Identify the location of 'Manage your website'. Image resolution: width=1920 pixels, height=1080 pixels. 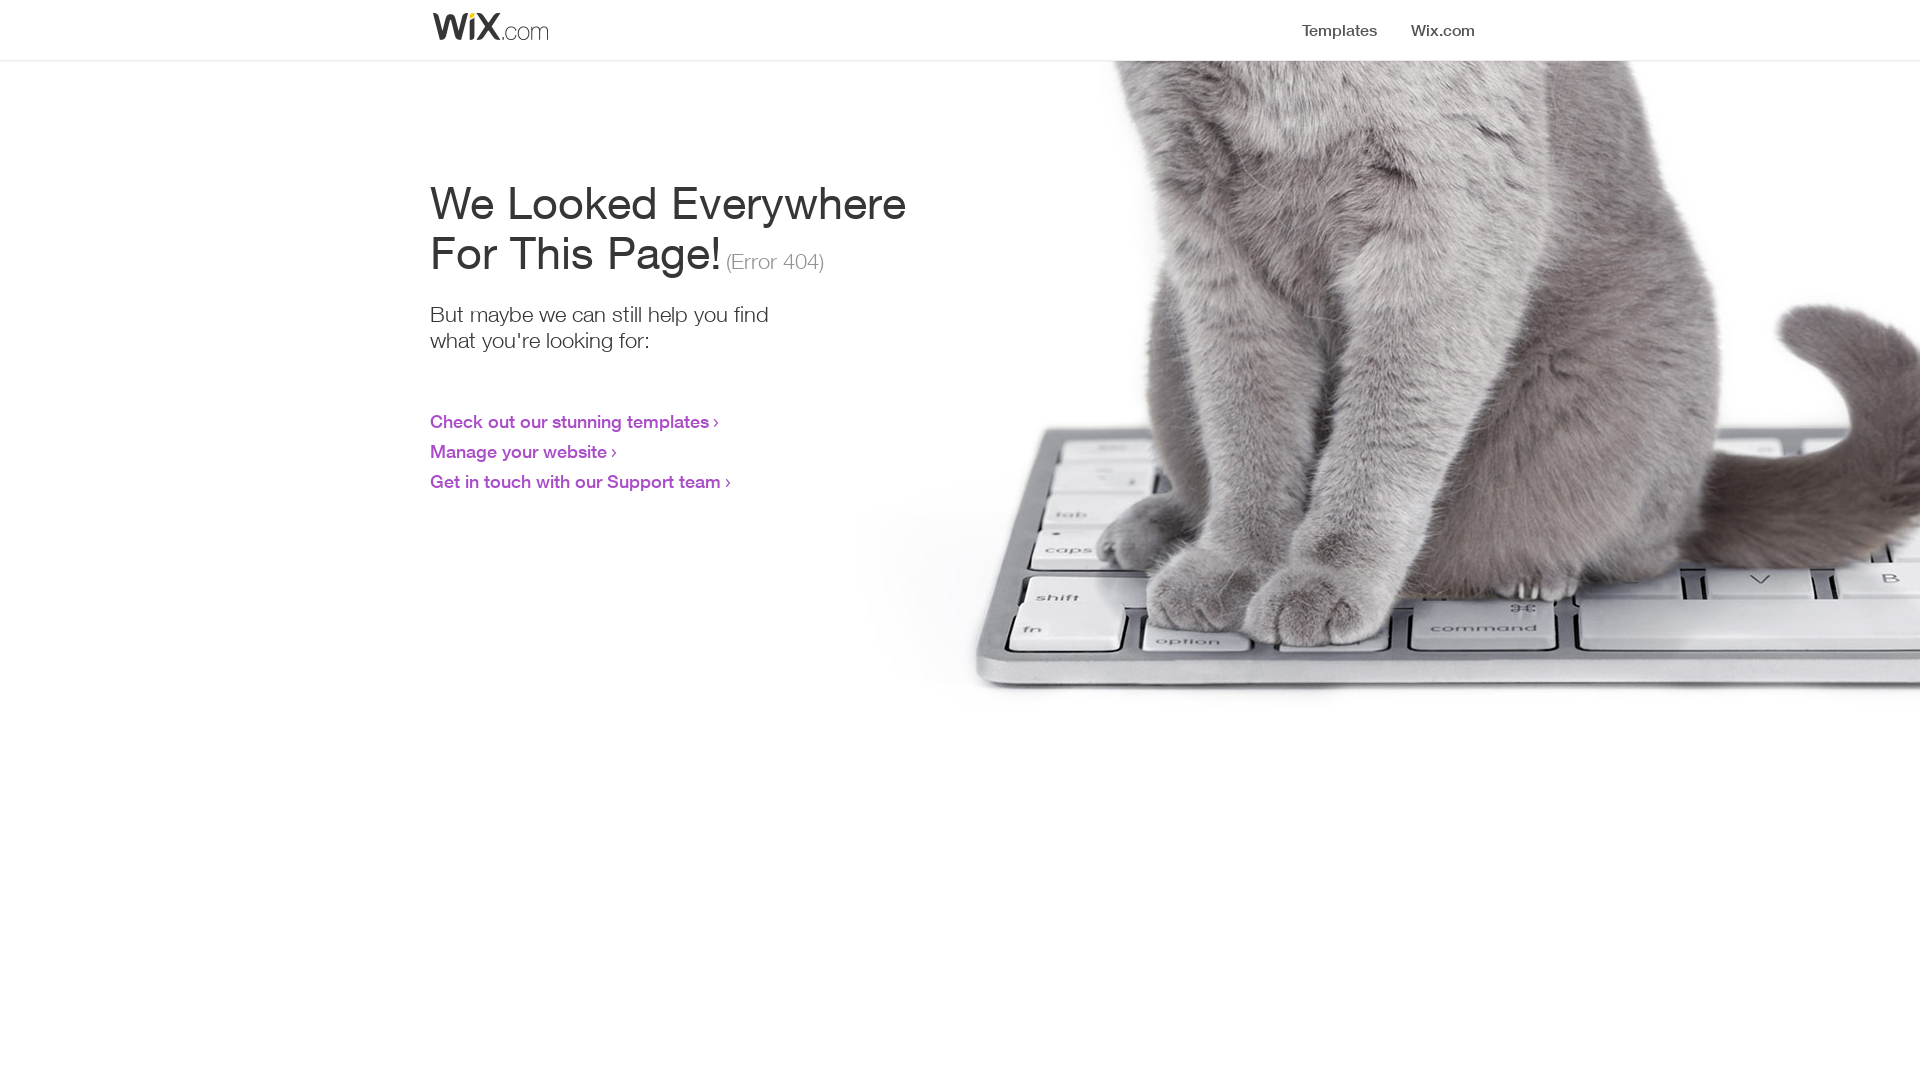
(518, 451).